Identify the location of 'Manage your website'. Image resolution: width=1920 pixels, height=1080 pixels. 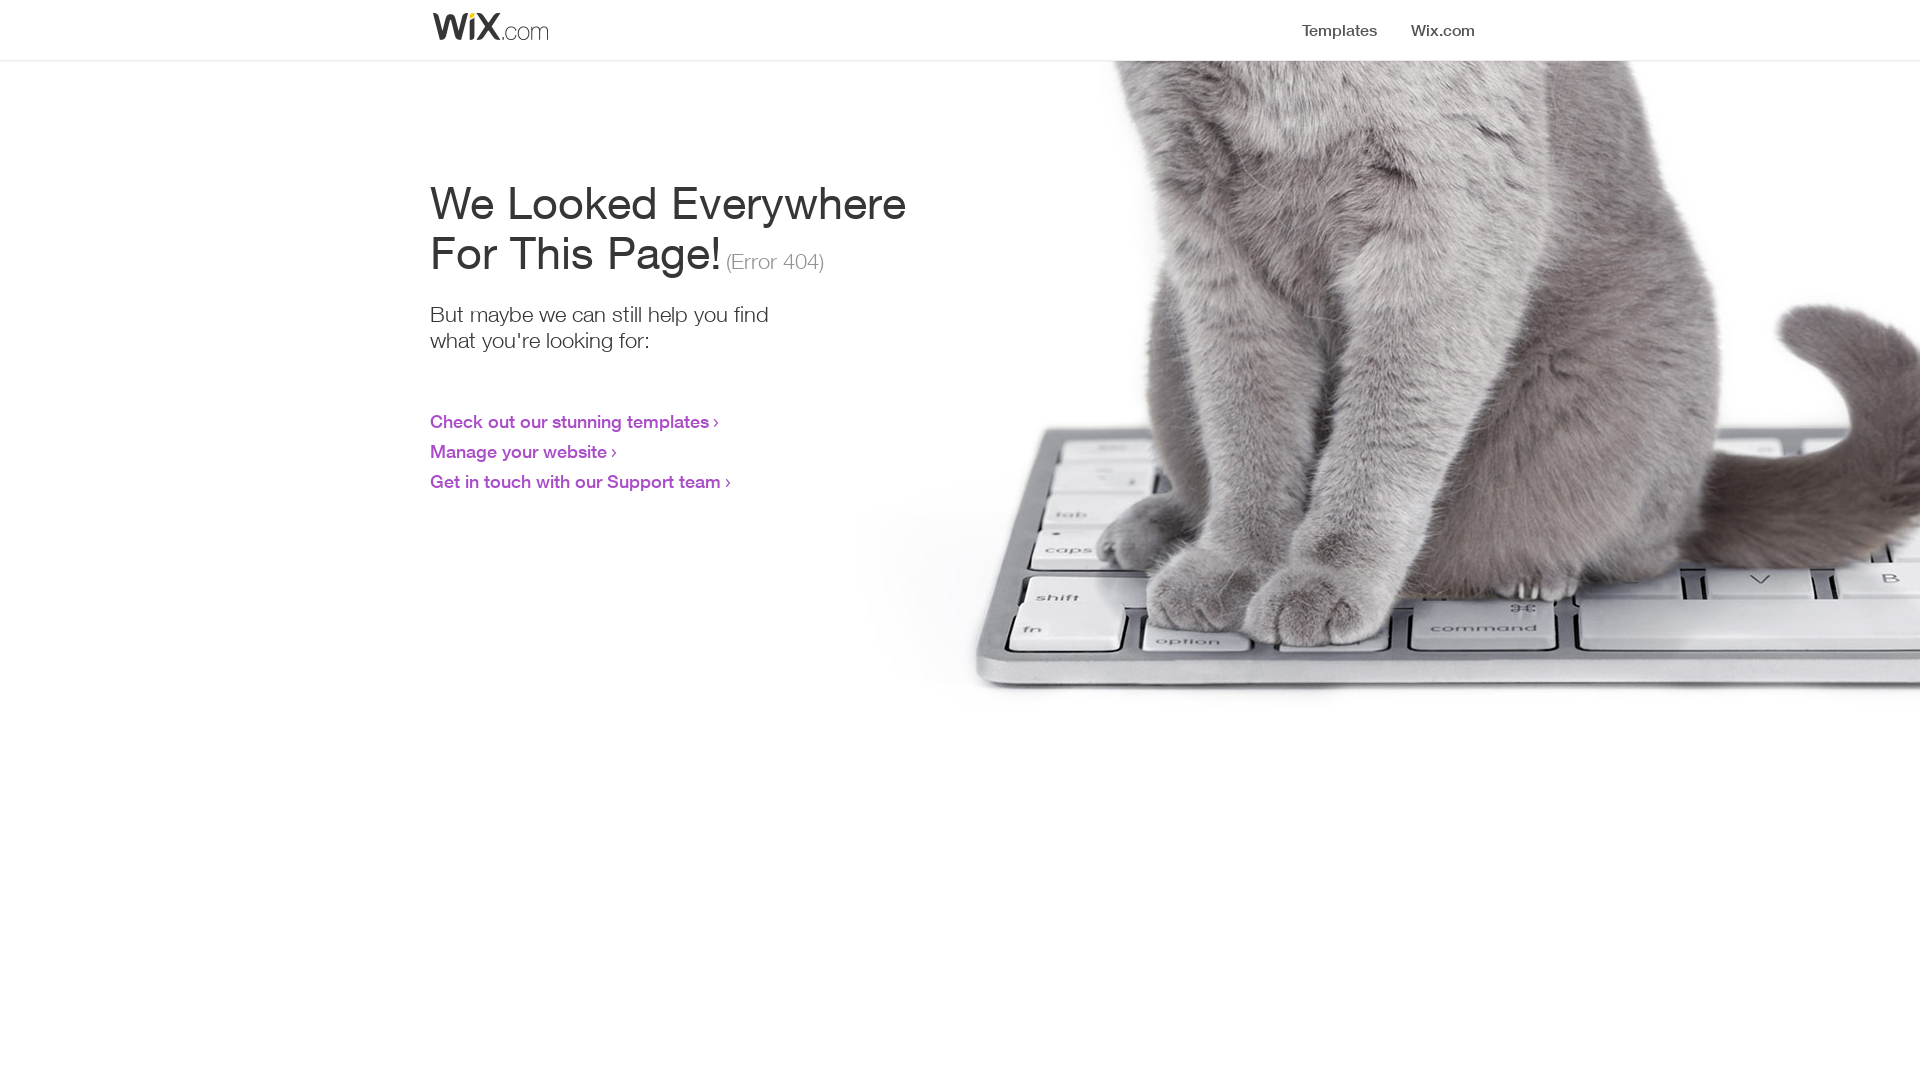
(518, 451).